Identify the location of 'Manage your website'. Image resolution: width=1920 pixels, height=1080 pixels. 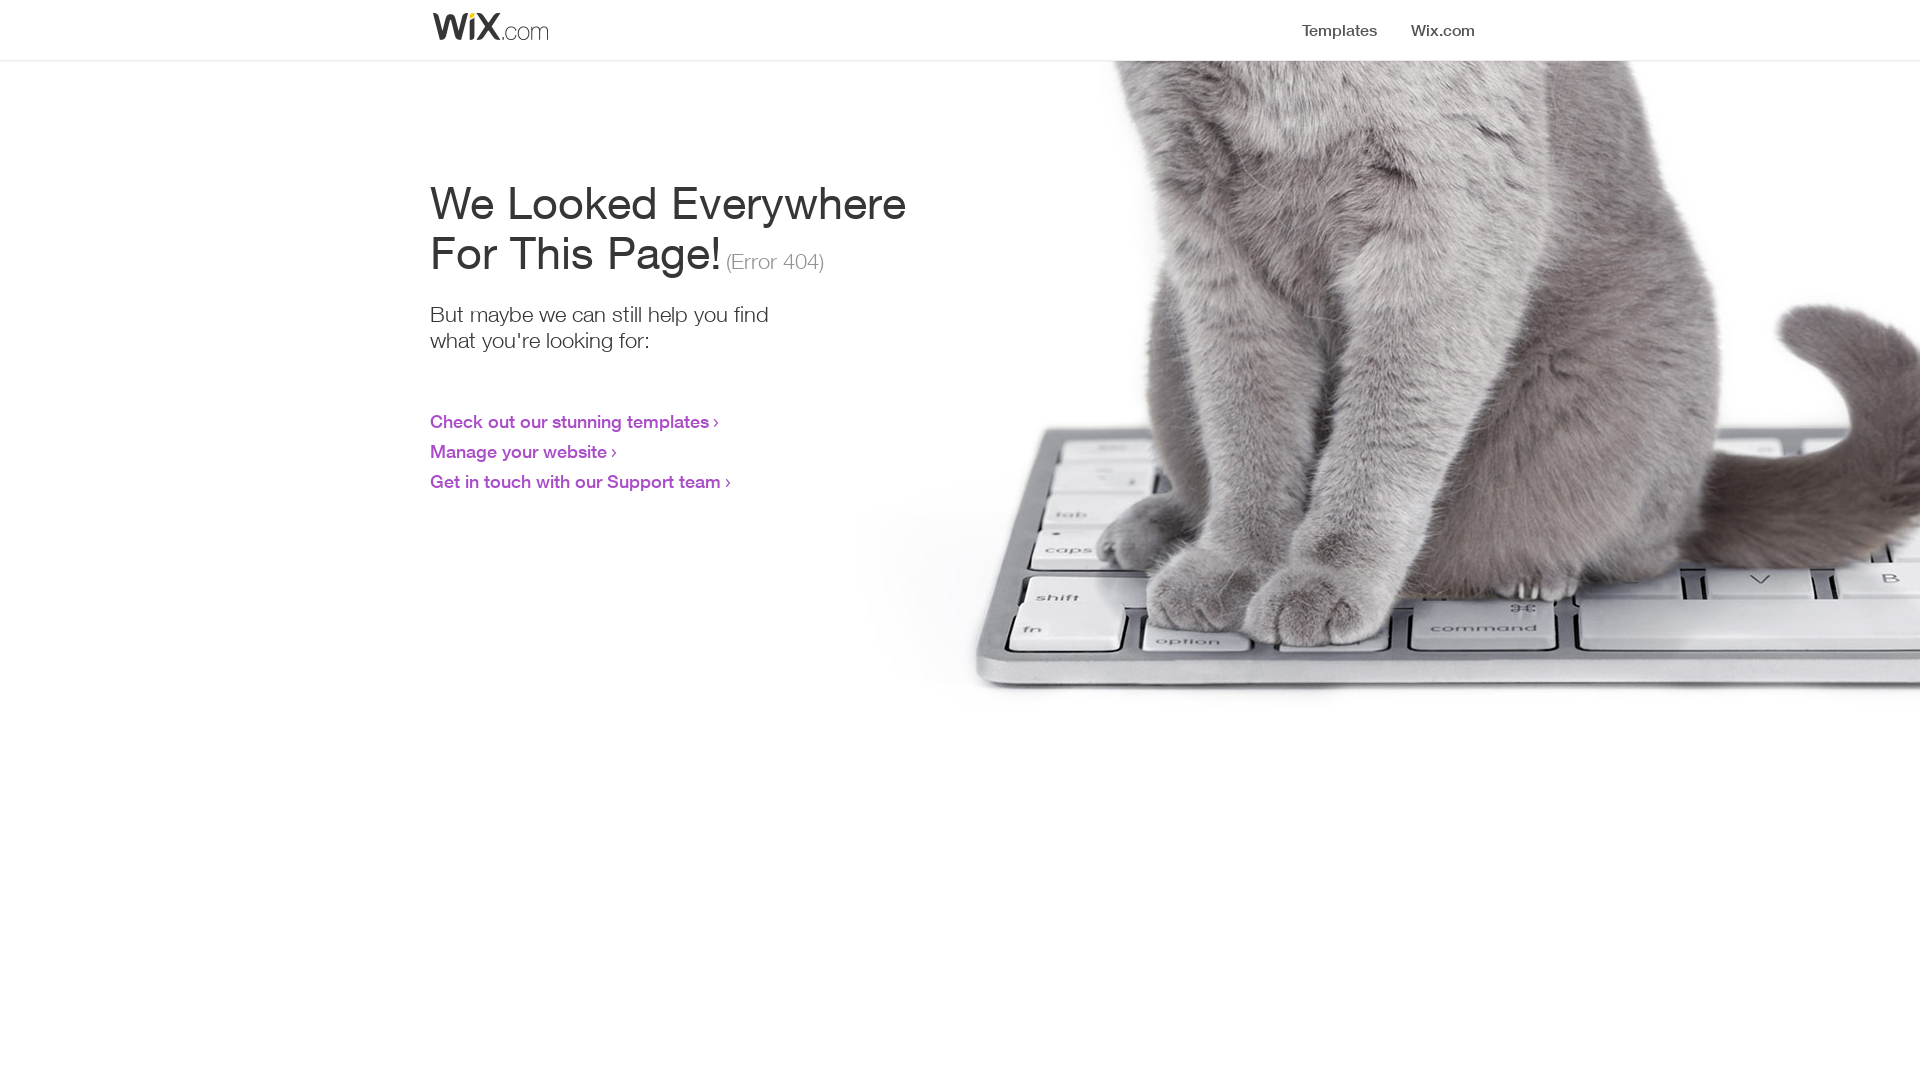
(518, 451).